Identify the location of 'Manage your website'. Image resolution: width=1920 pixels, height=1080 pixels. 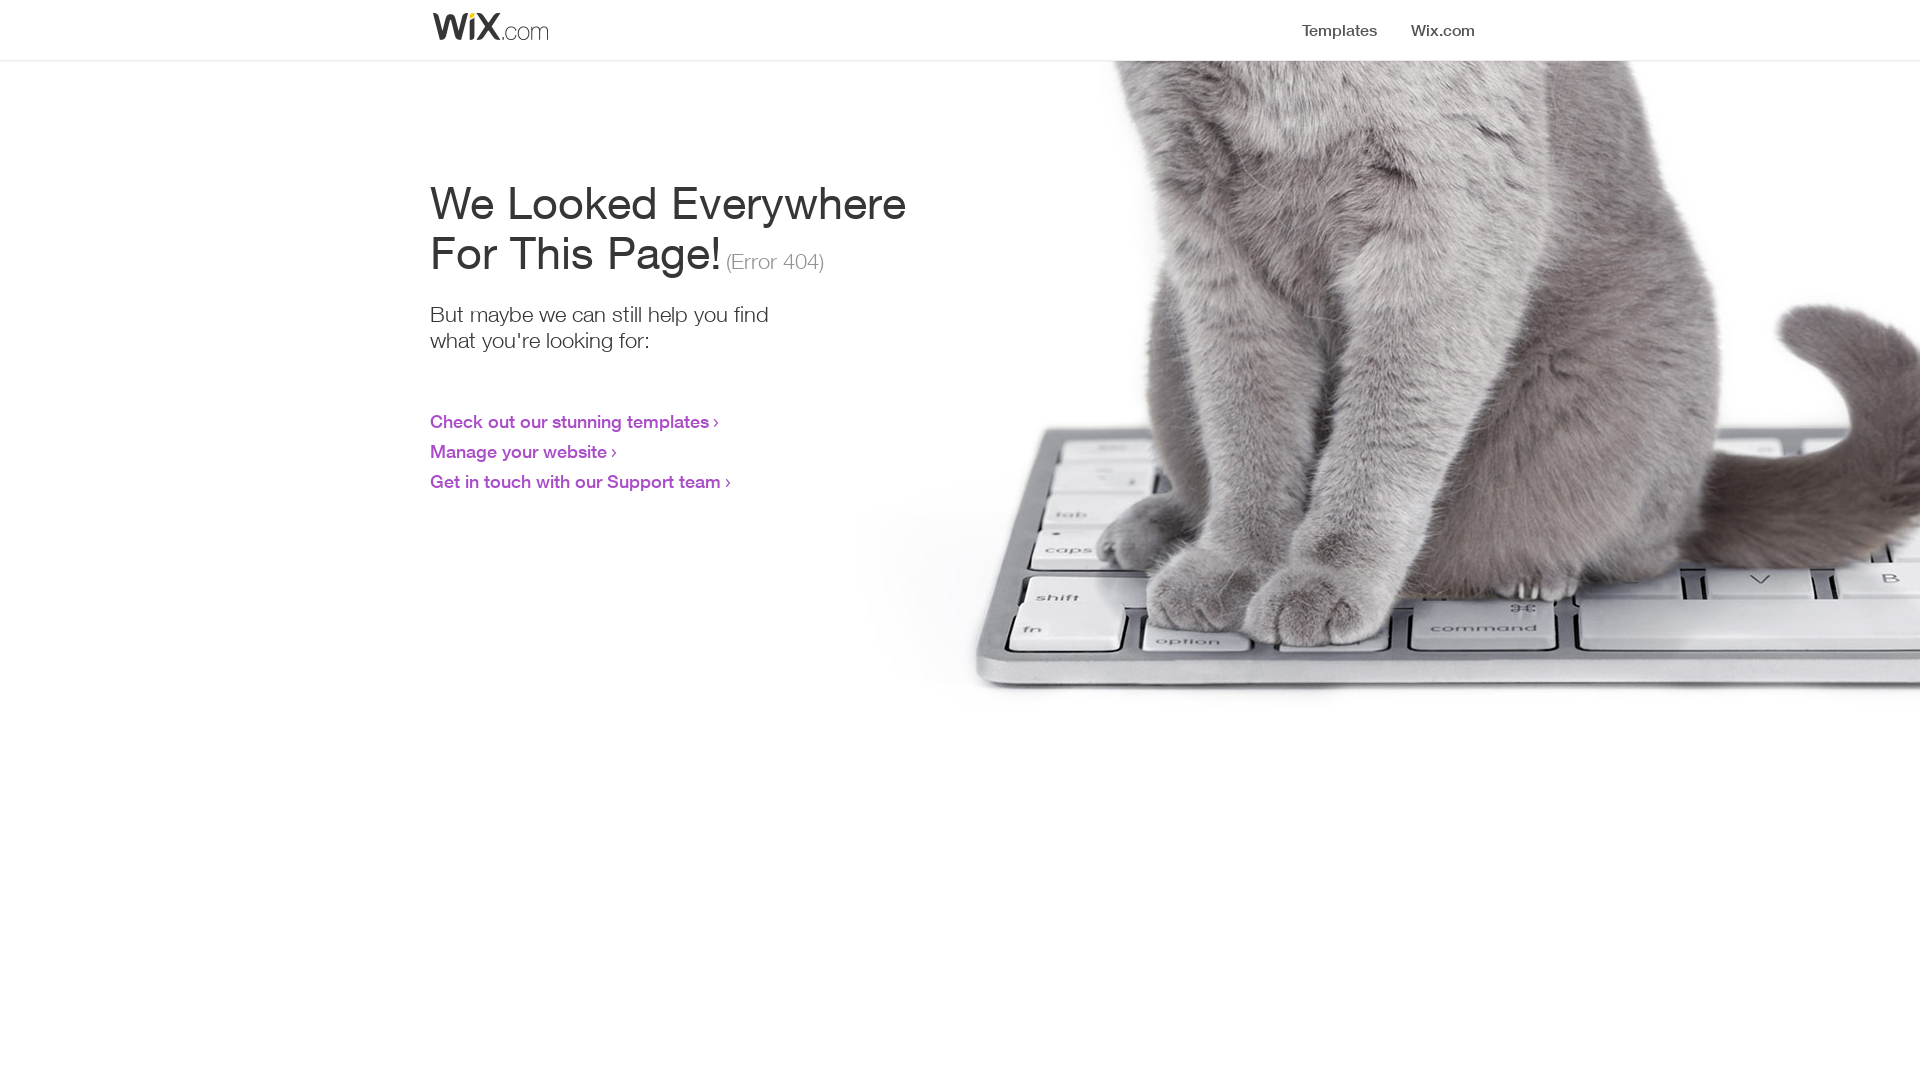
(518, 451).